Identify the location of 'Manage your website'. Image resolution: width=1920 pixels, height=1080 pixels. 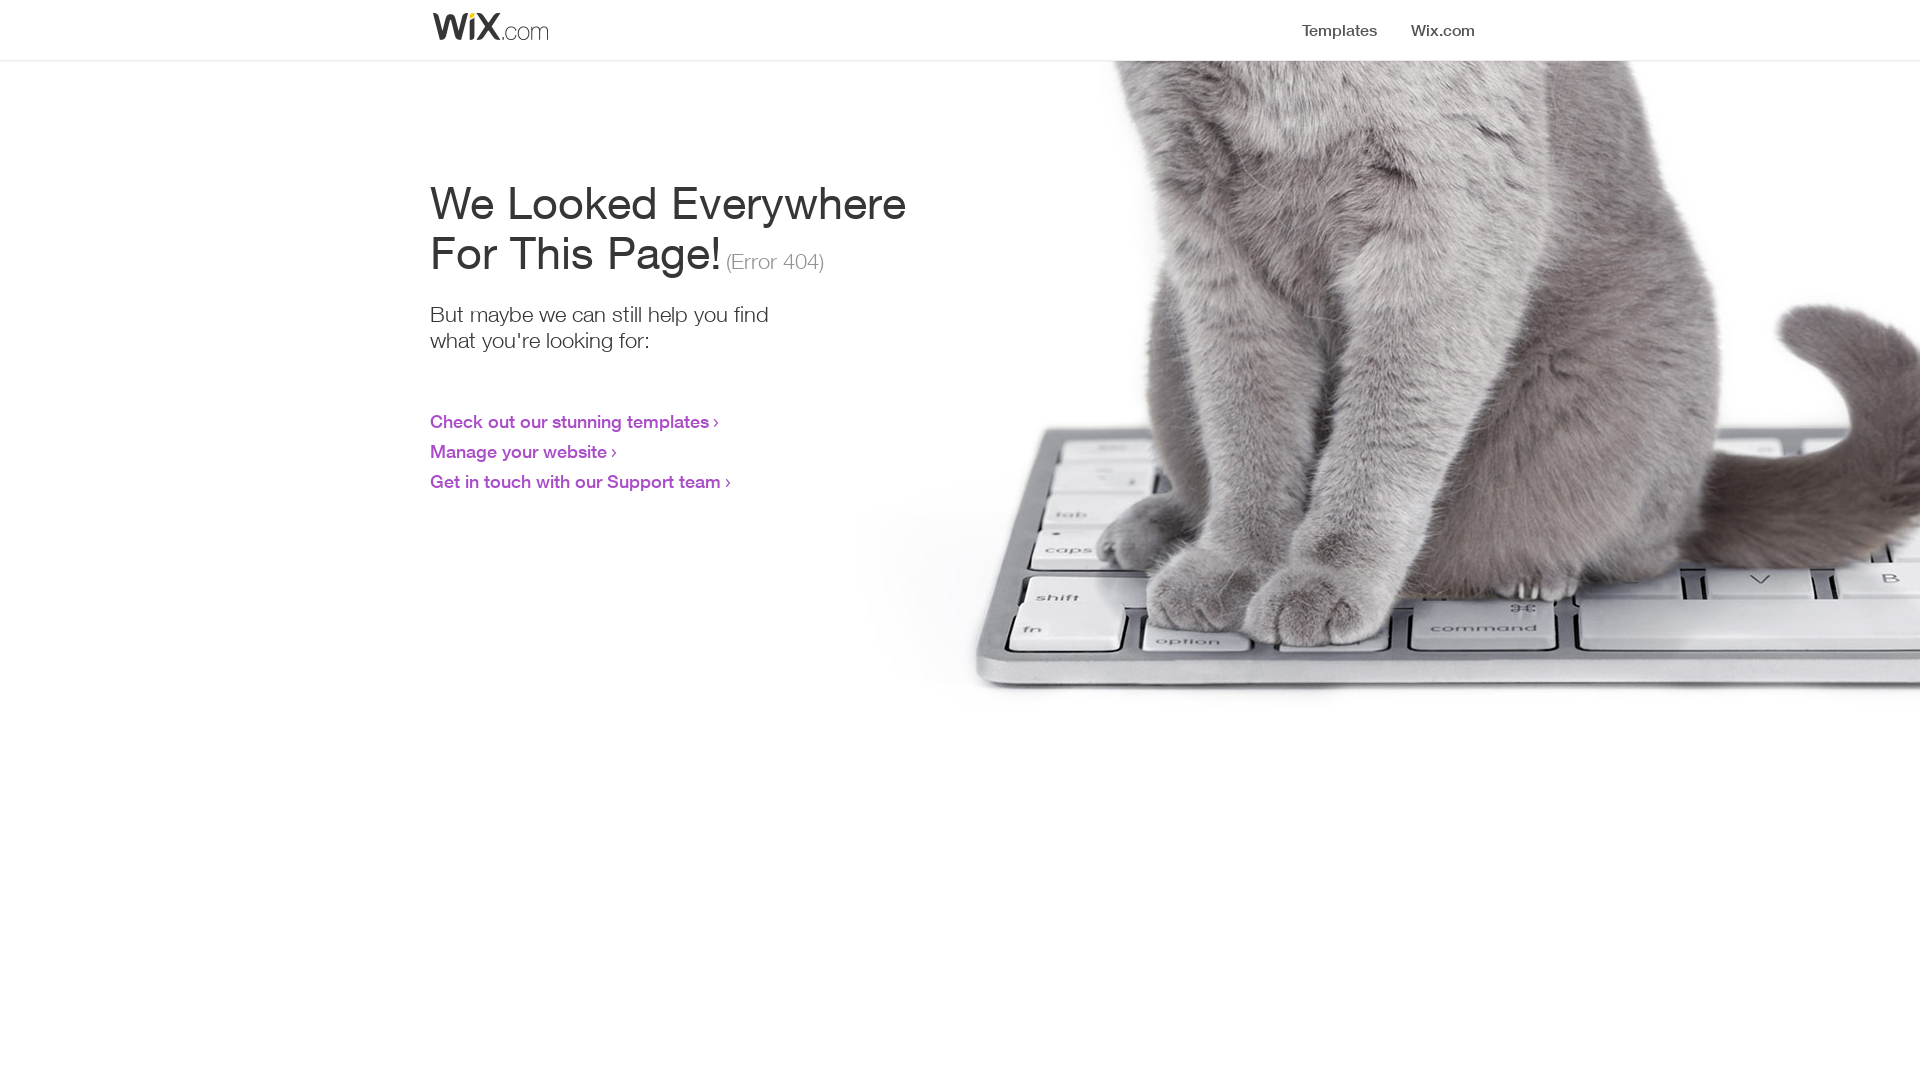
(518, 451).